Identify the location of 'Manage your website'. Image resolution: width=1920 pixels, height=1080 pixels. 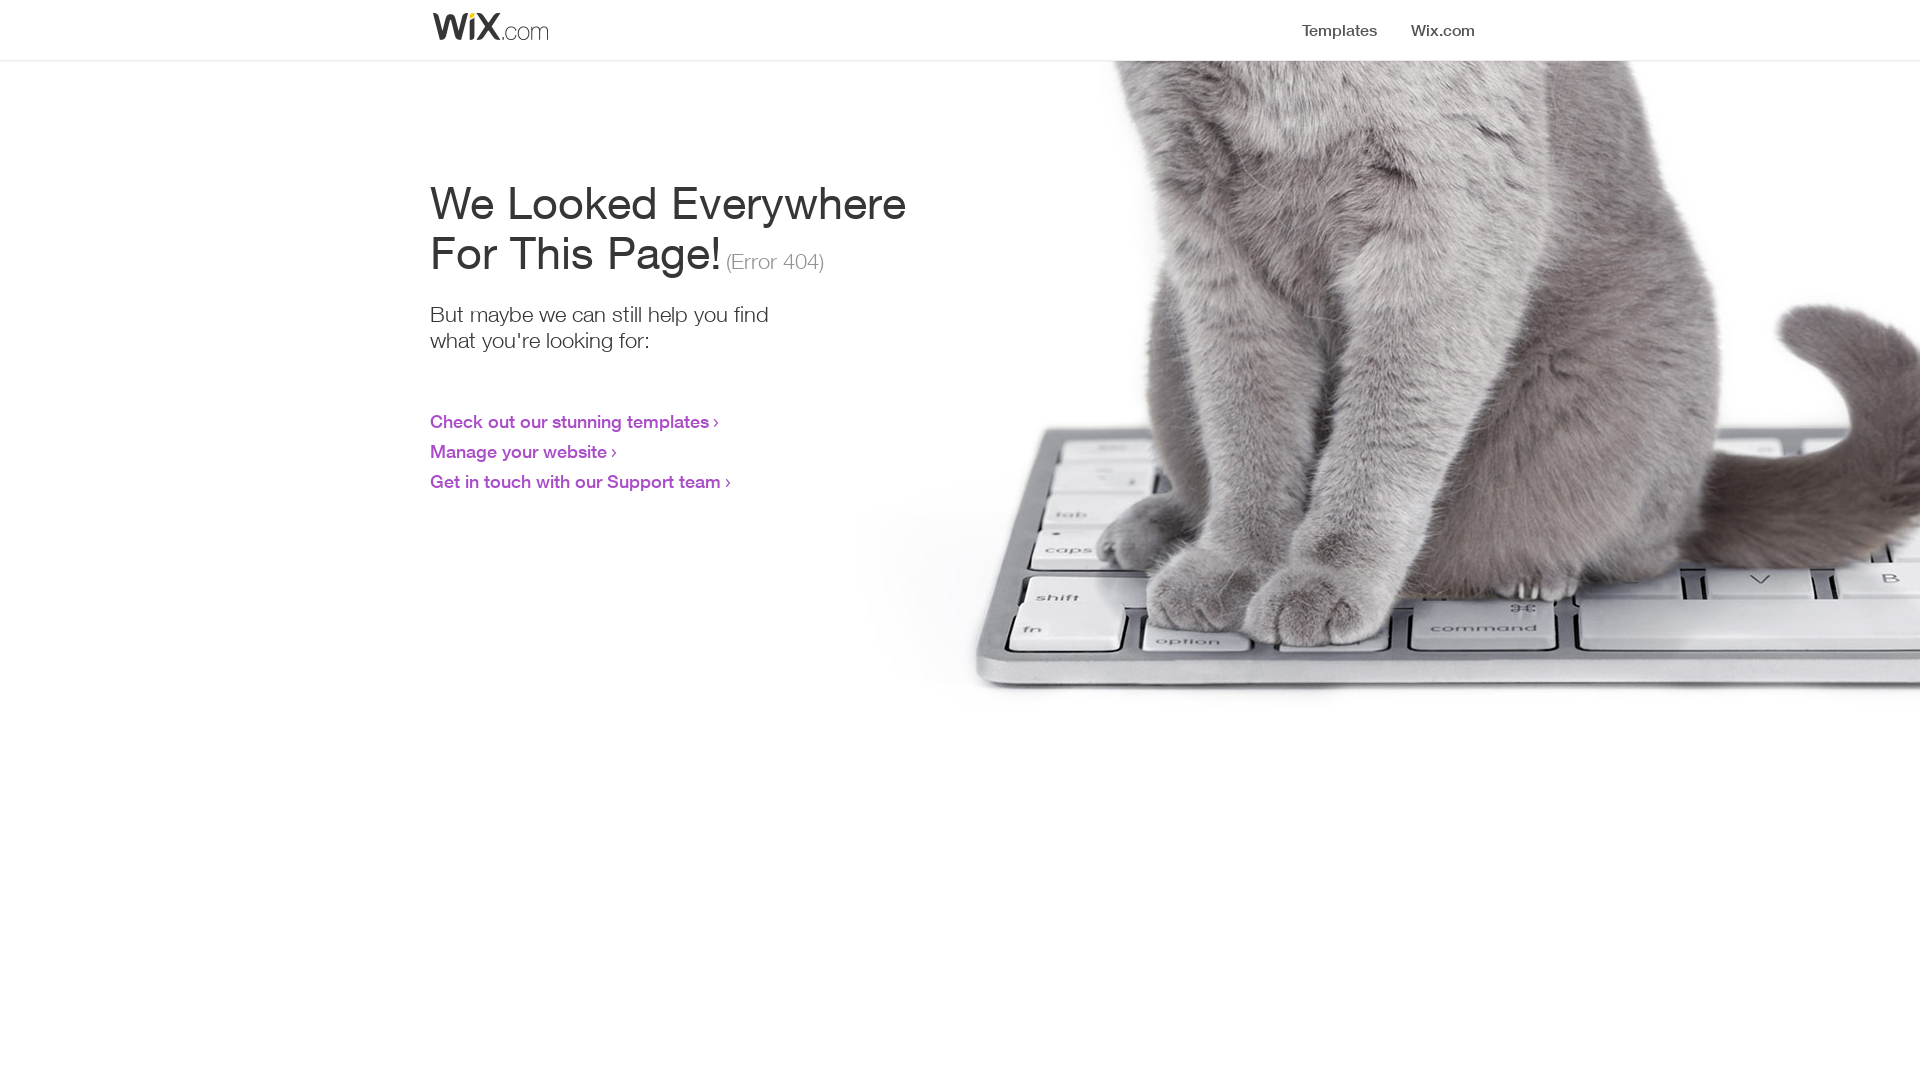
(518, 451).